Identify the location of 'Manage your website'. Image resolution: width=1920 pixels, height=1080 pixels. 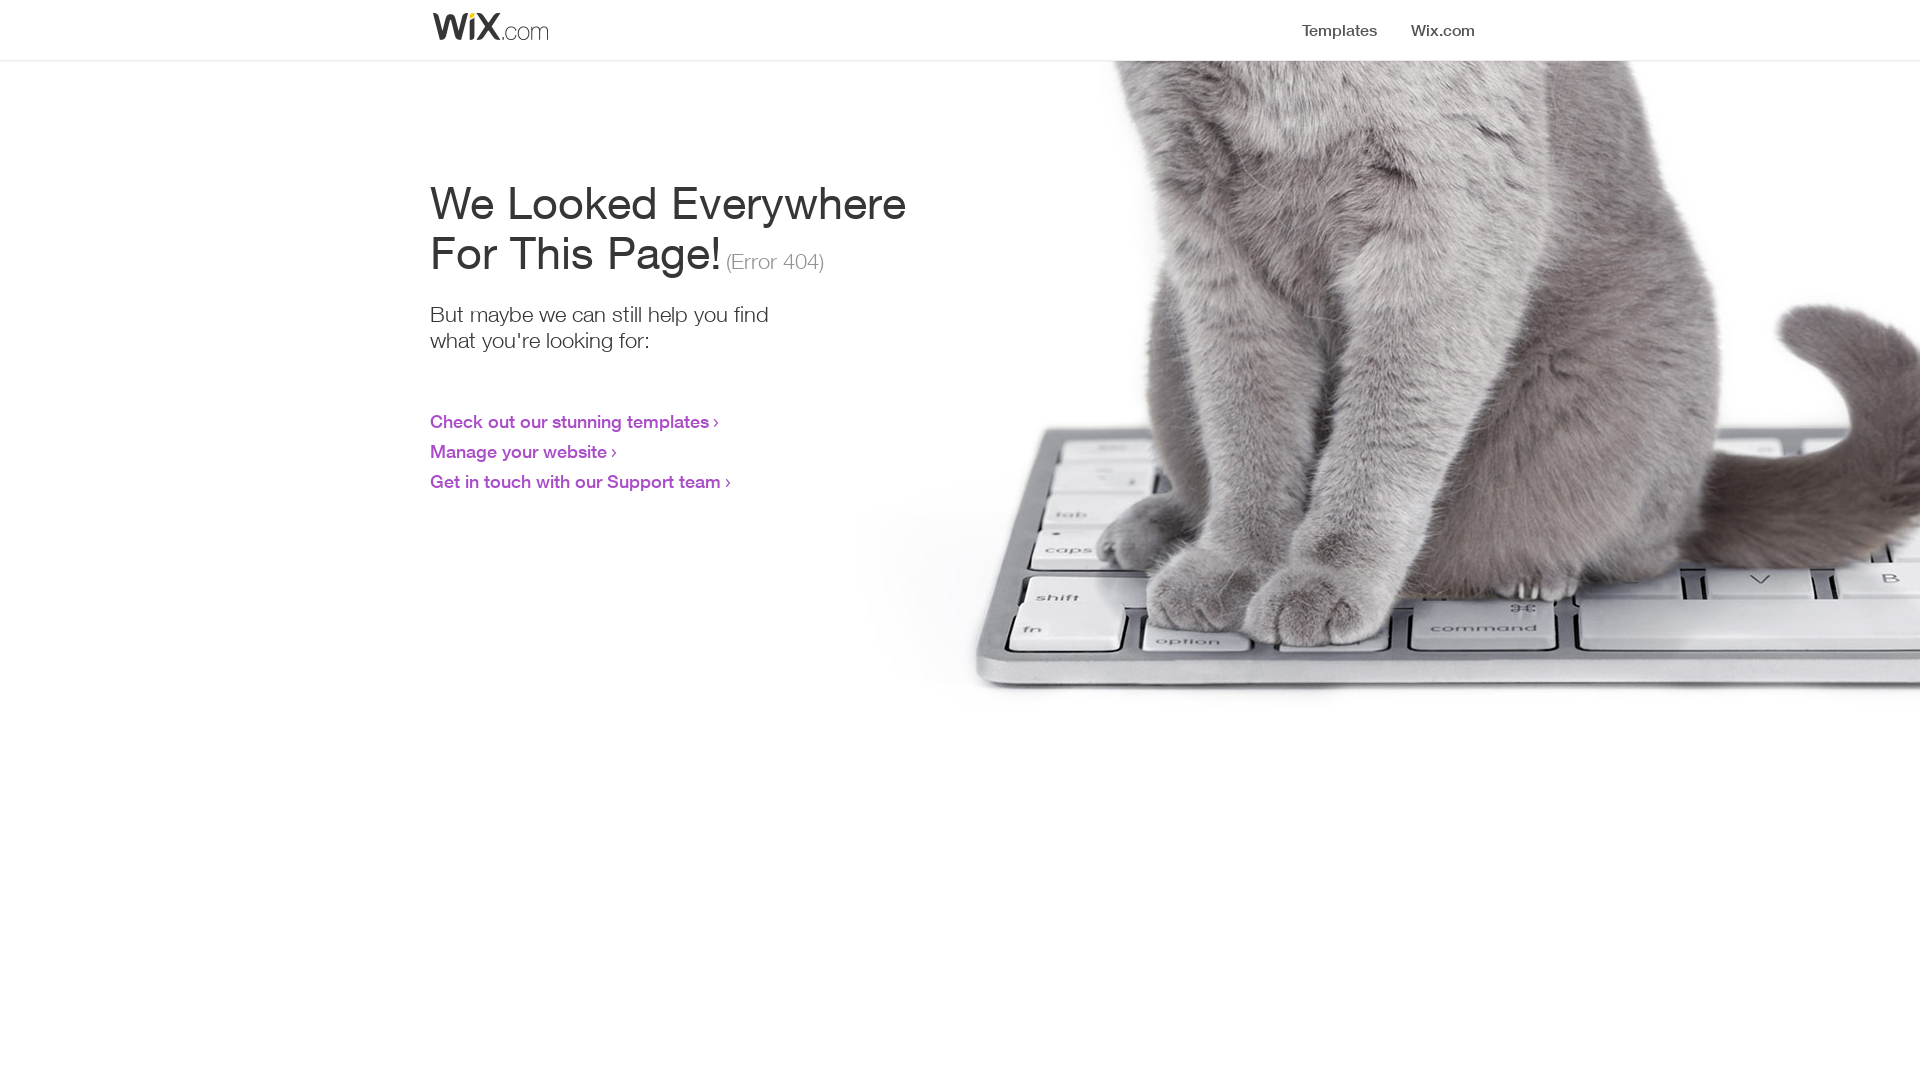
(518, 451).